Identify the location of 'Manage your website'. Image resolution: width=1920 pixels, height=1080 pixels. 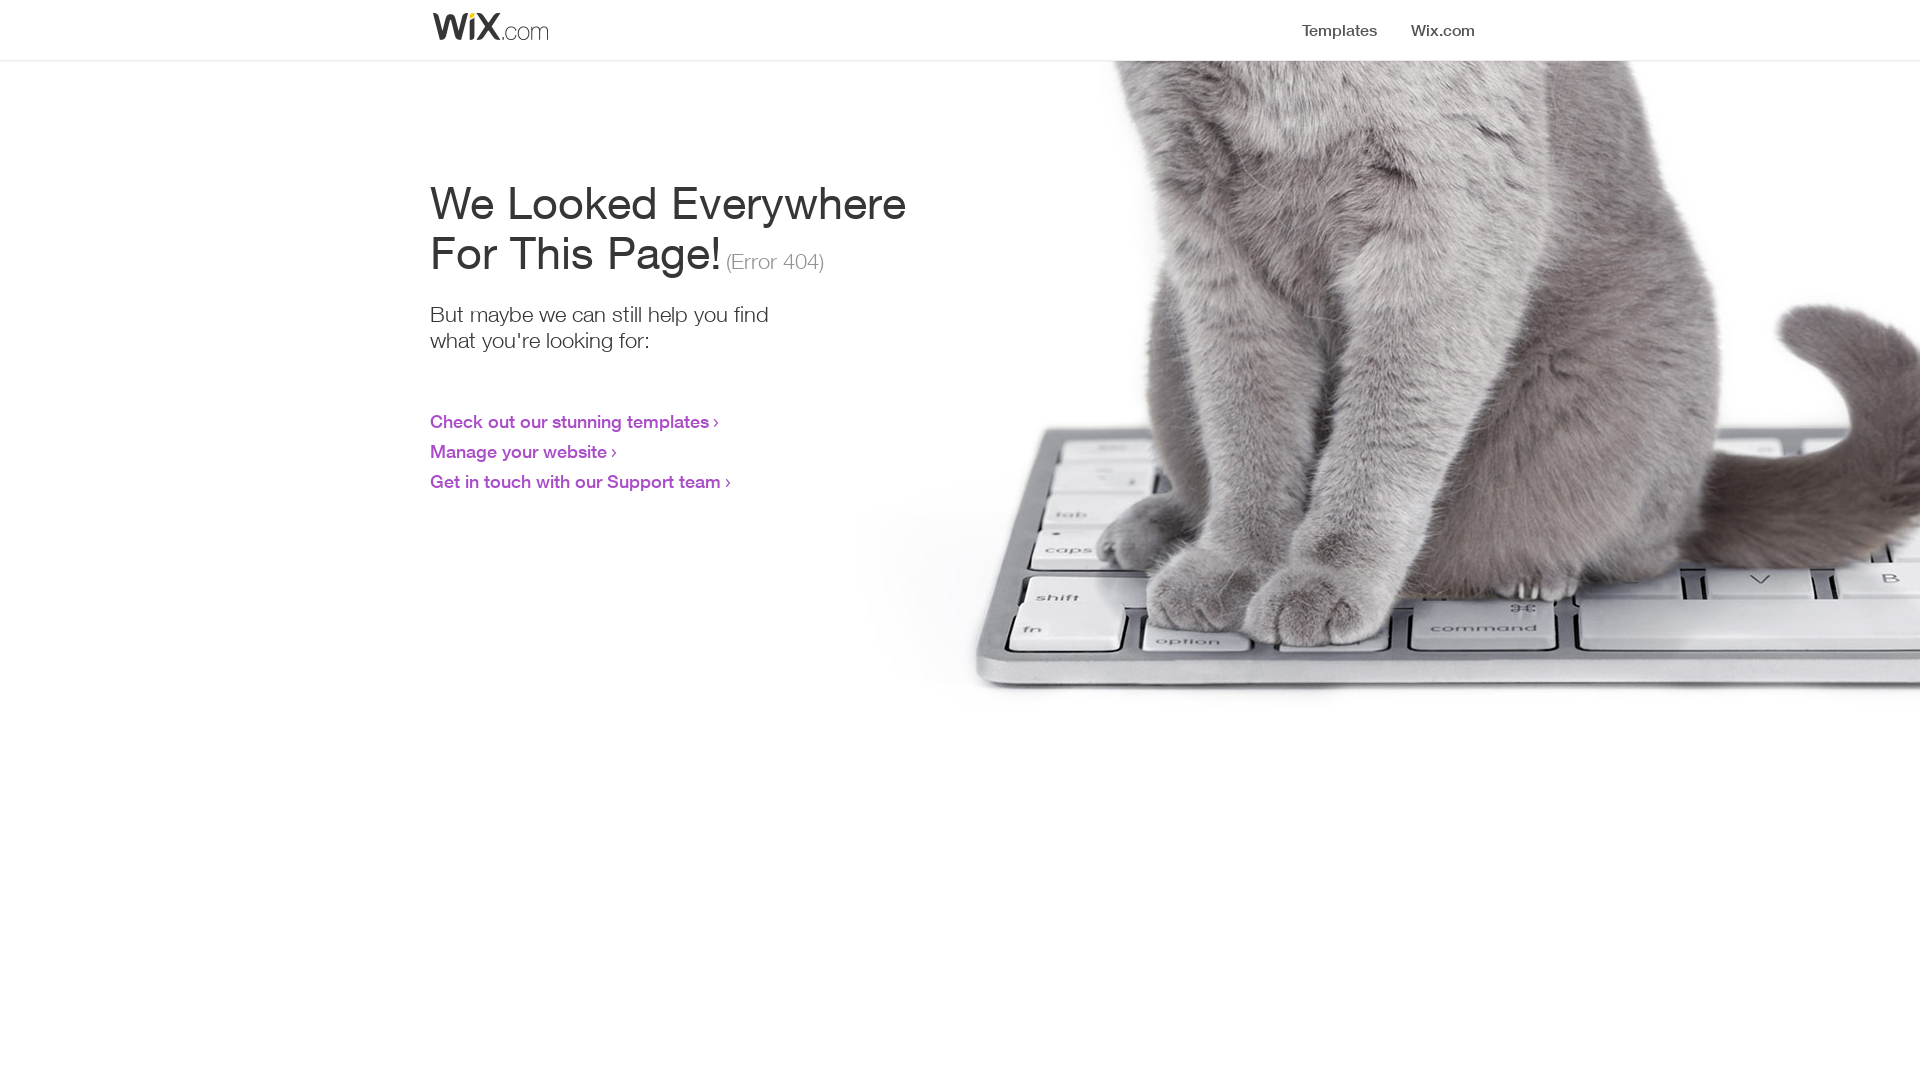
(518, 451).